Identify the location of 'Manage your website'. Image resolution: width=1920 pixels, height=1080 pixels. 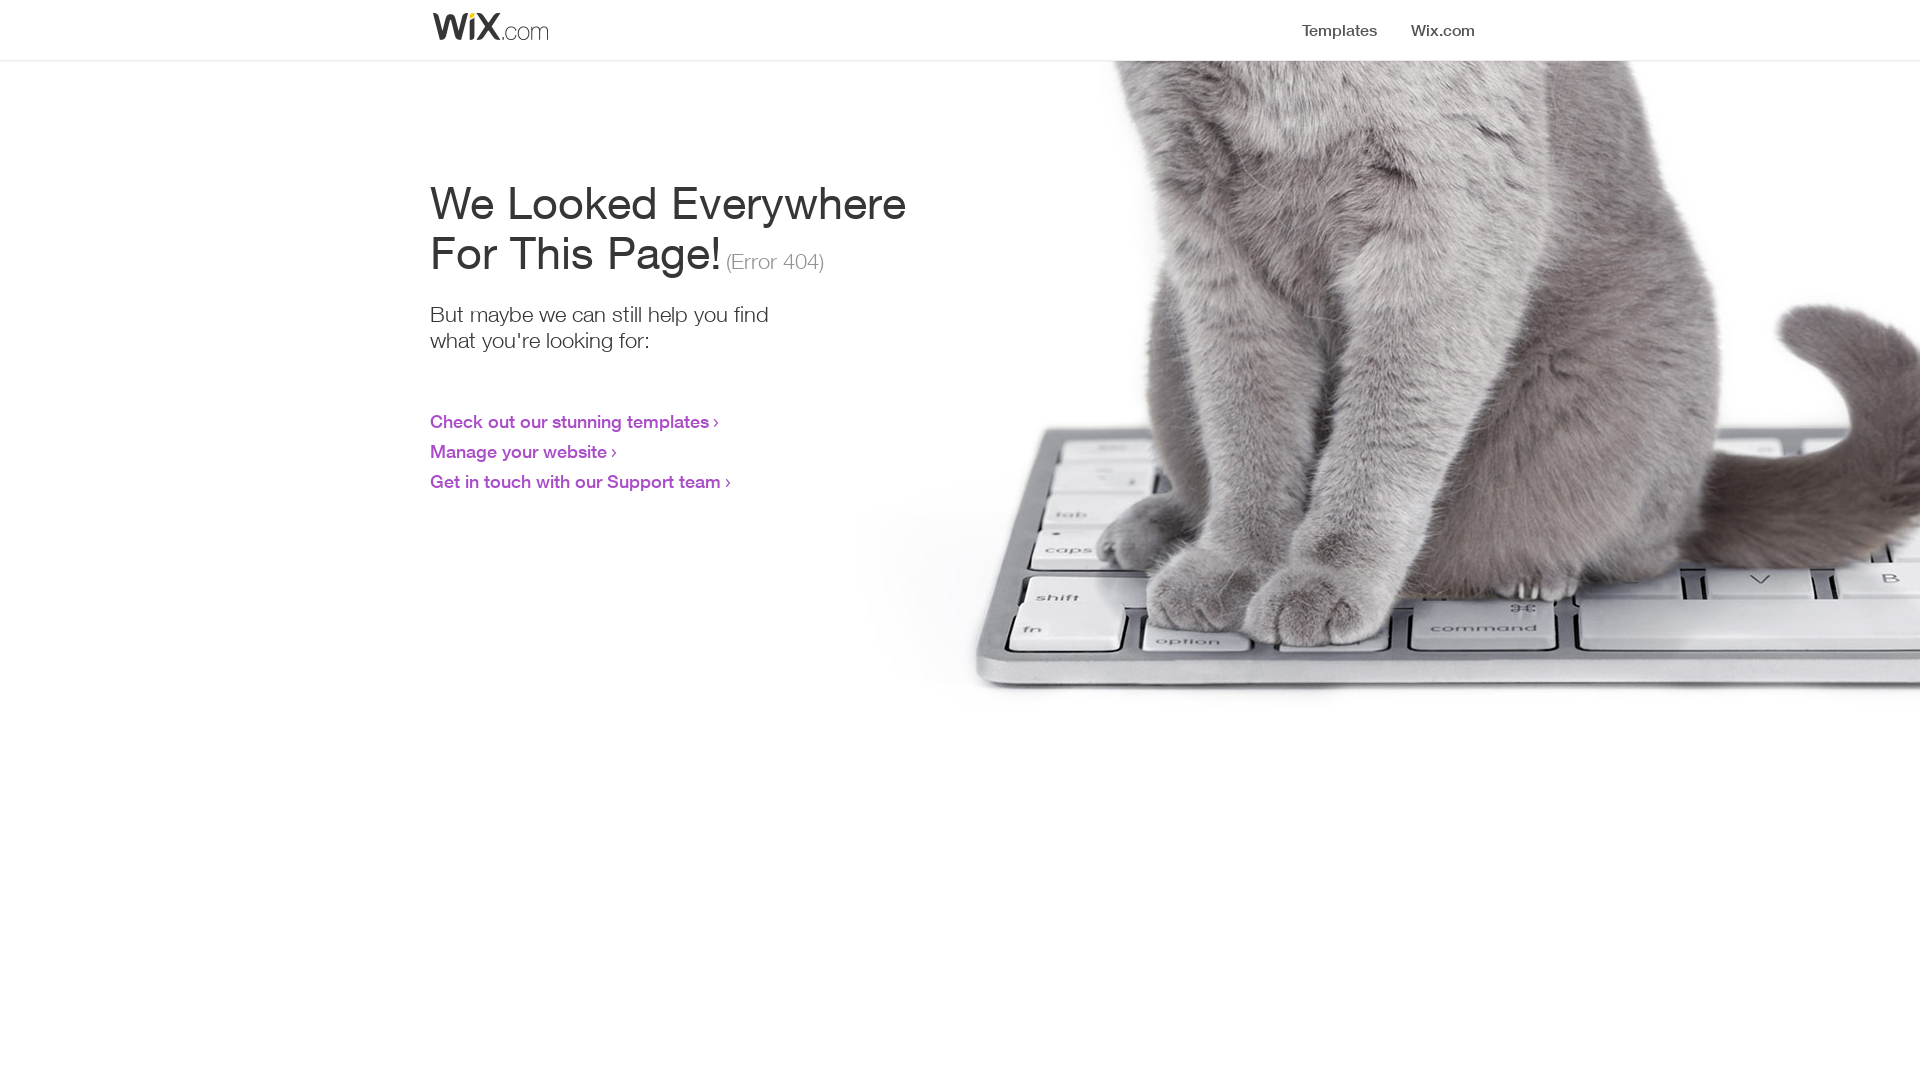
(518, 451).